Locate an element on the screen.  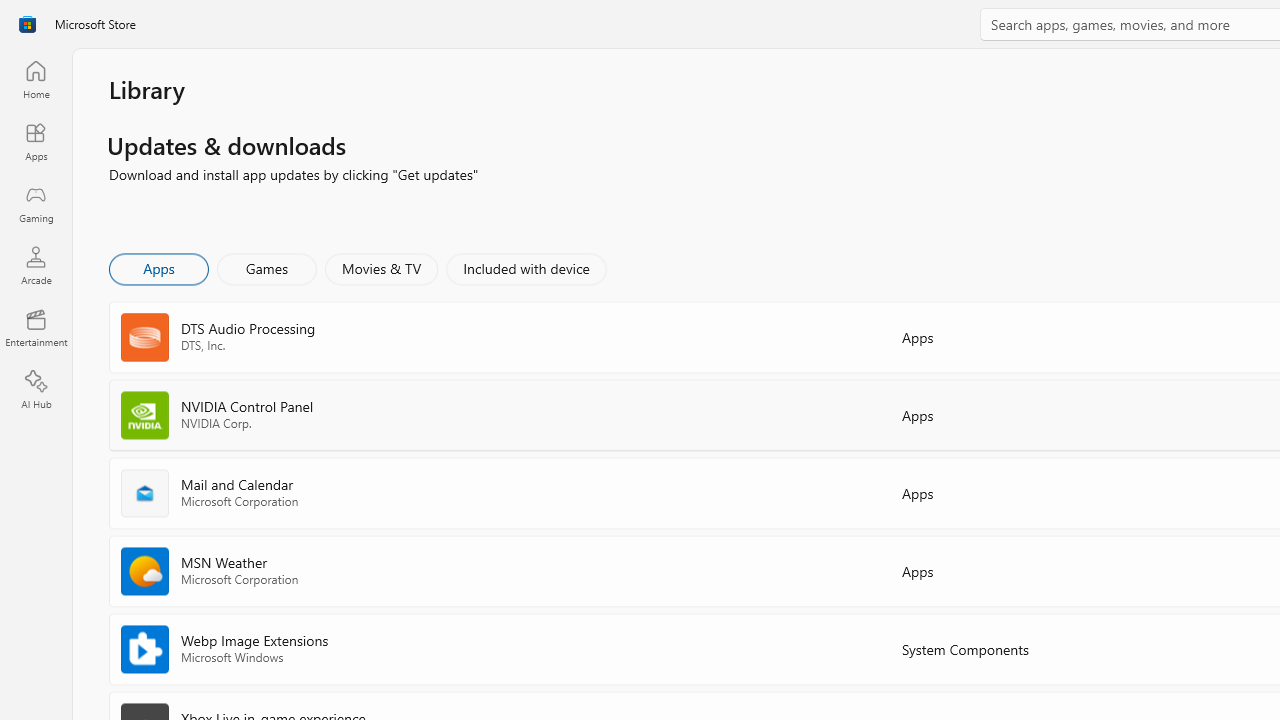
'Included with device' is located at coordinates (525, 267).